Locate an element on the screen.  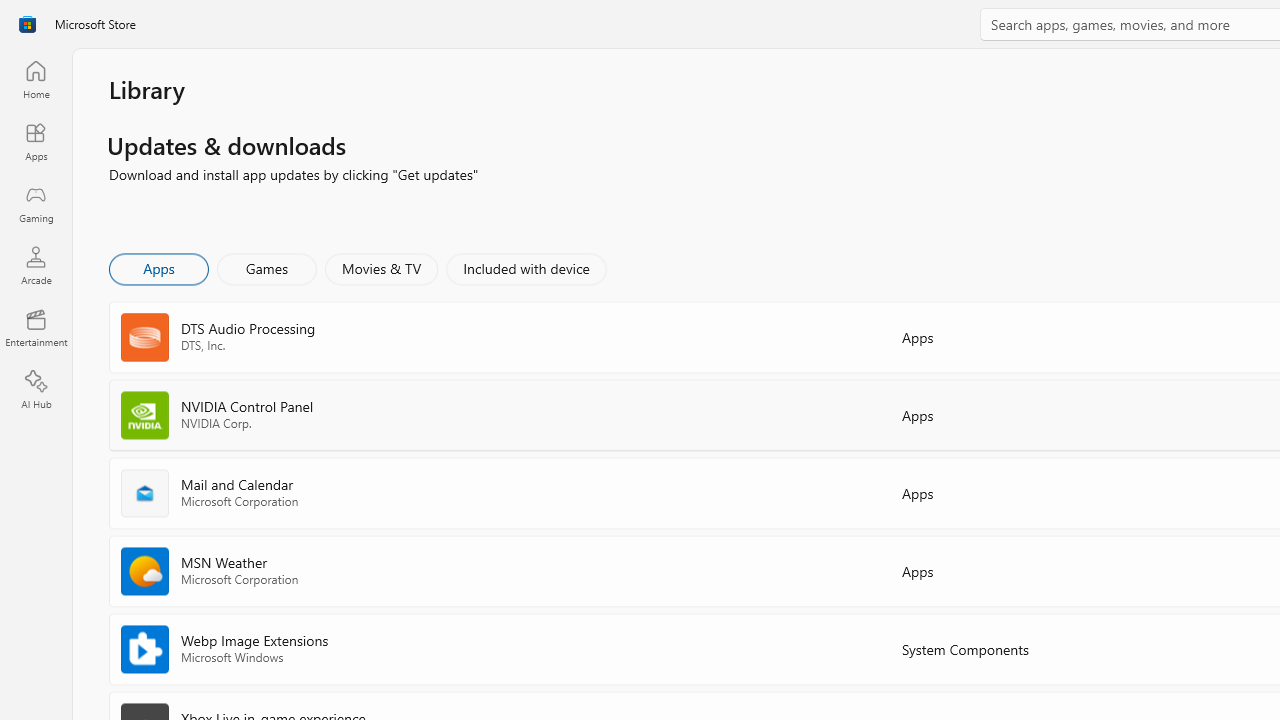
'Included with device' is located at coordinates (525, 267).